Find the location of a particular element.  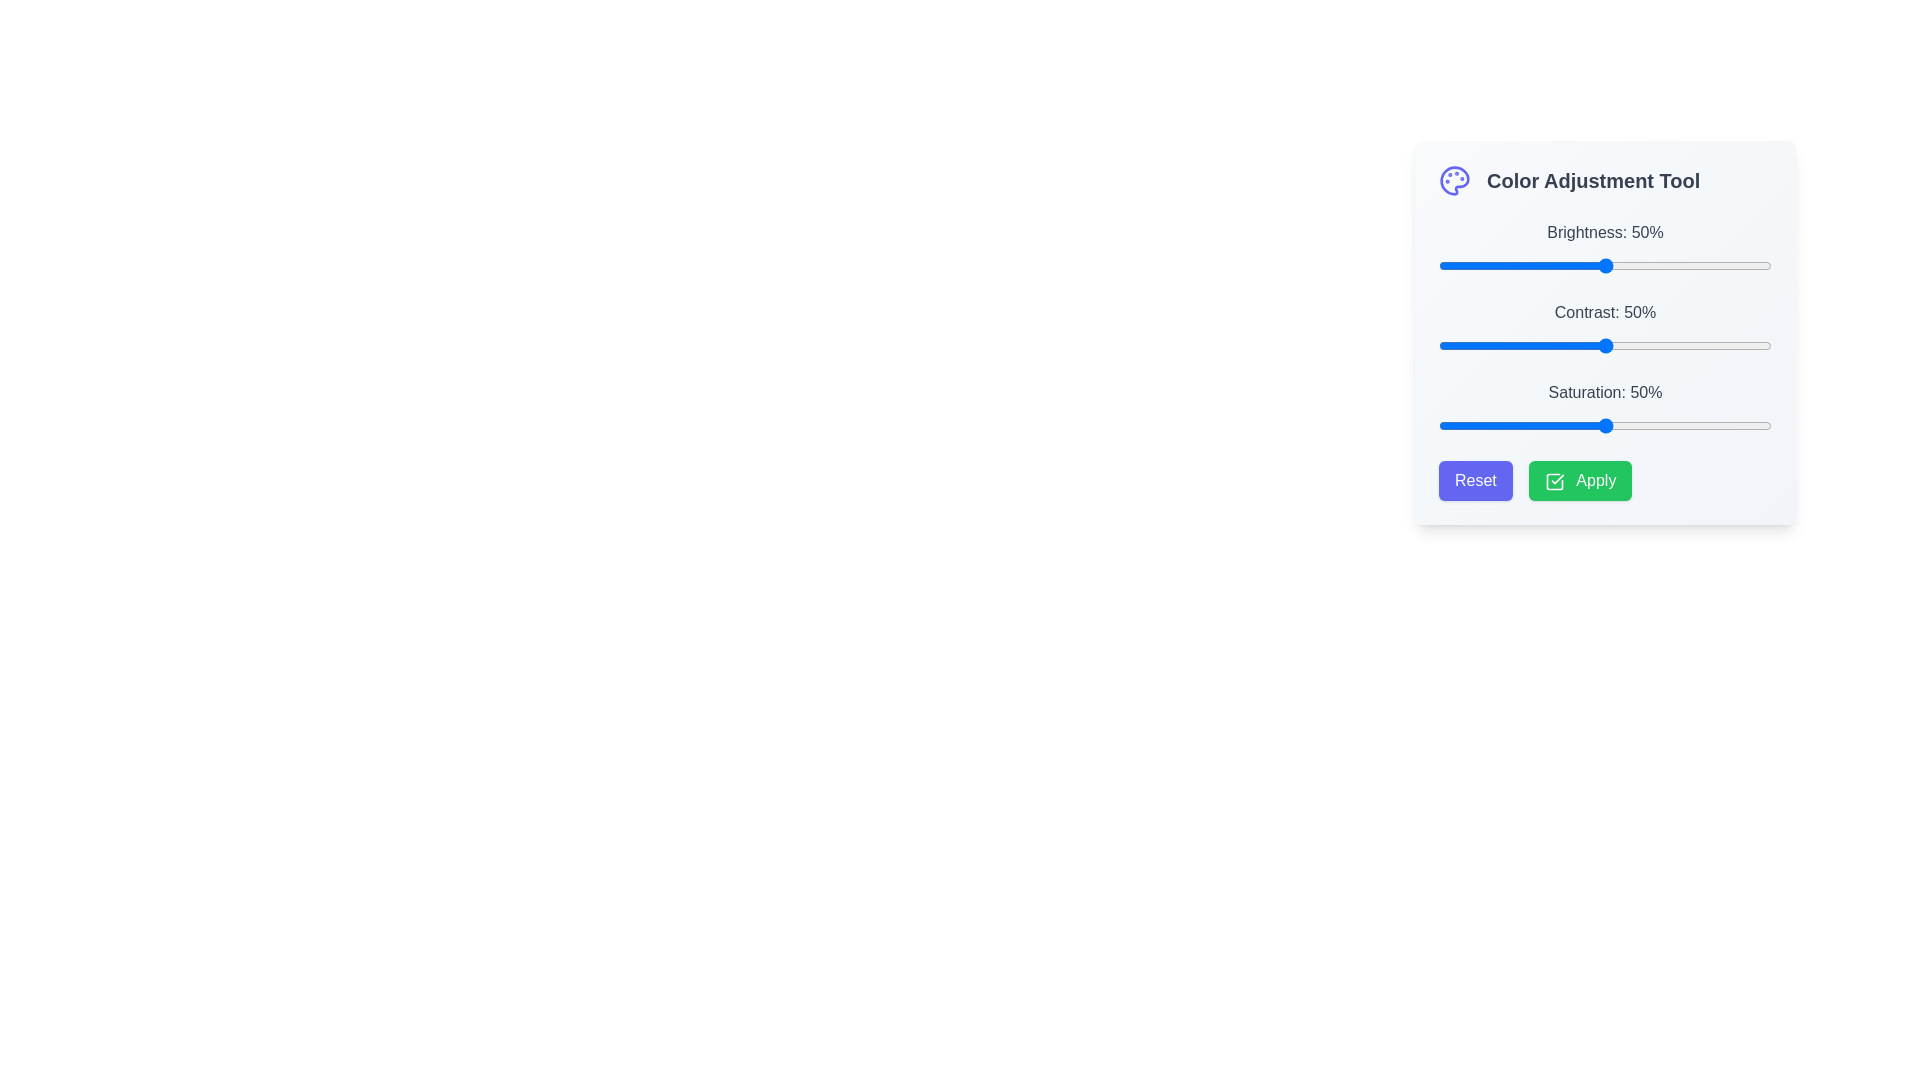

the contrast is located at coordinates (1638, 345).